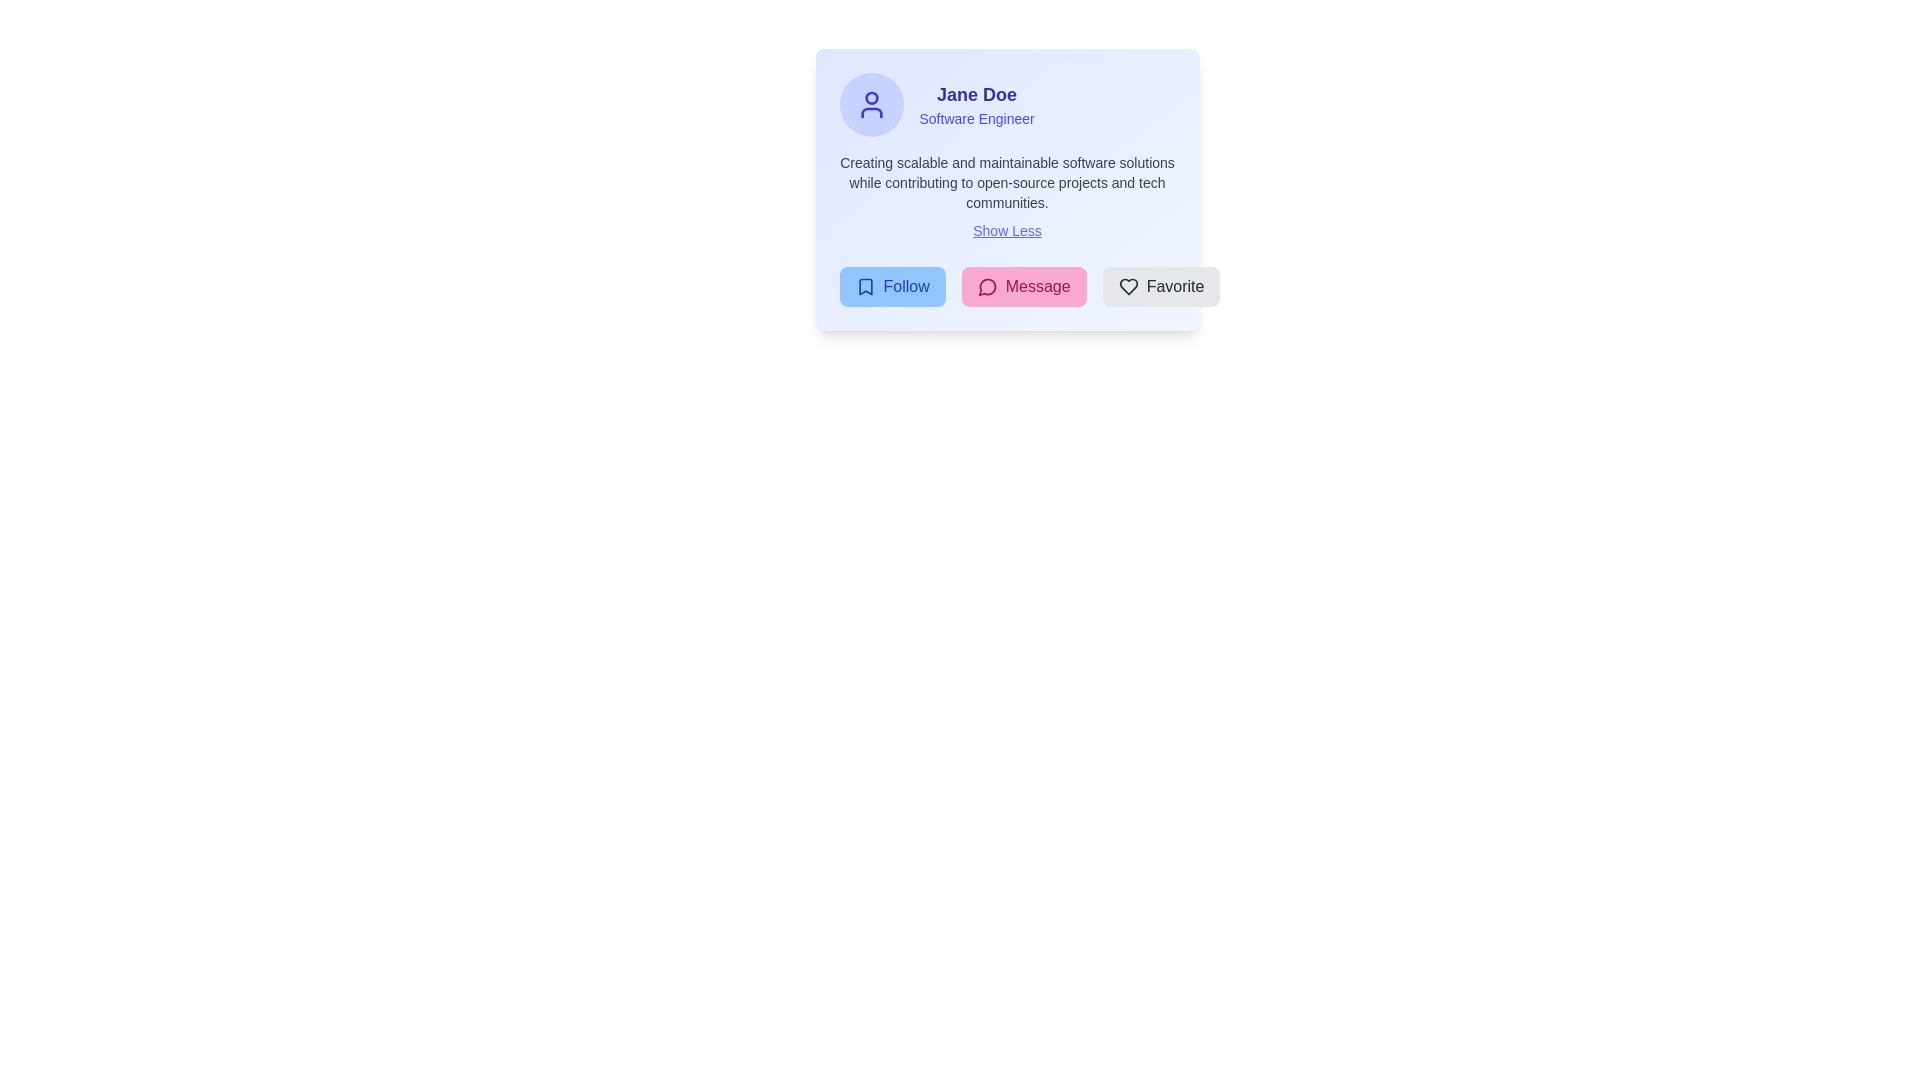  I want to click on the user profile icon located at the top central region of the profile card, which features a circular head and a rounded rectangular base, for actions related to this profile, so click(871, 112).